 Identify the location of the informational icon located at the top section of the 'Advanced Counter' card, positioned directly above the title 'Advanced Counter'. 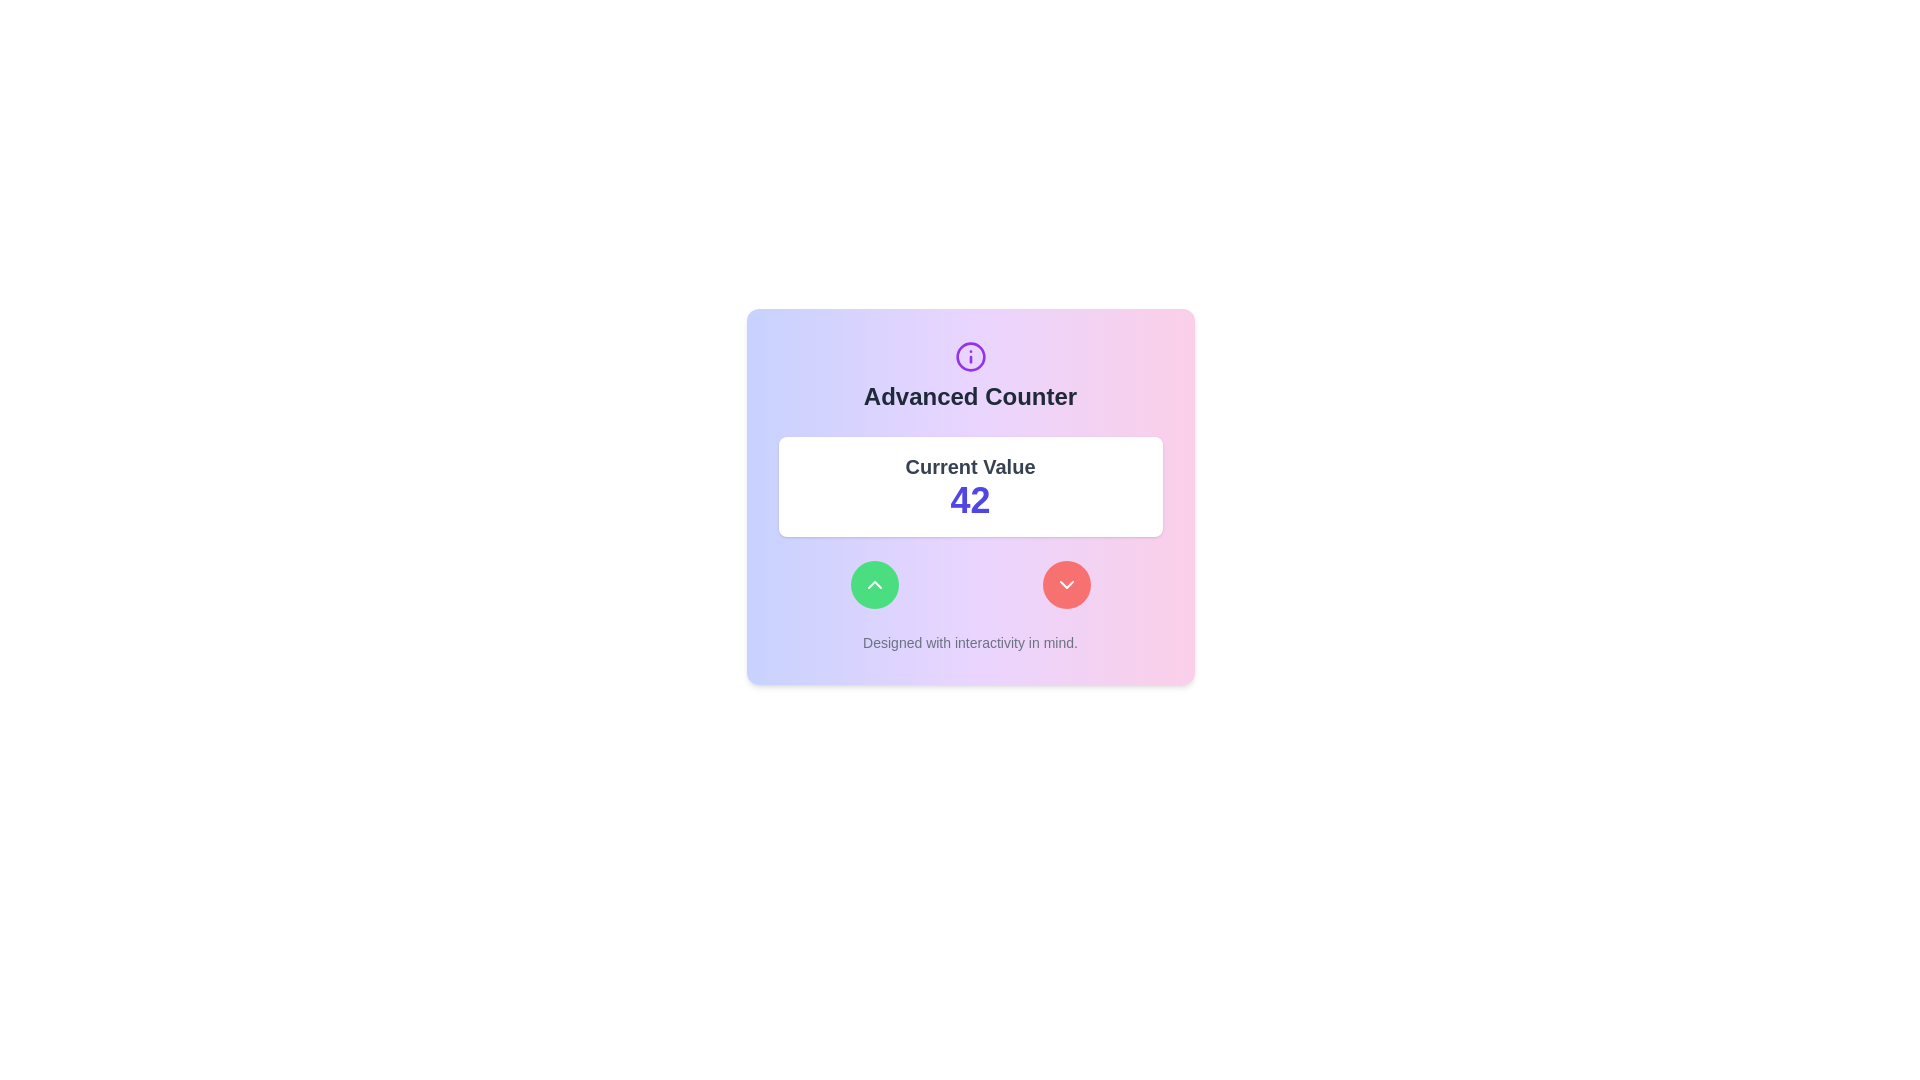
(970, 356).